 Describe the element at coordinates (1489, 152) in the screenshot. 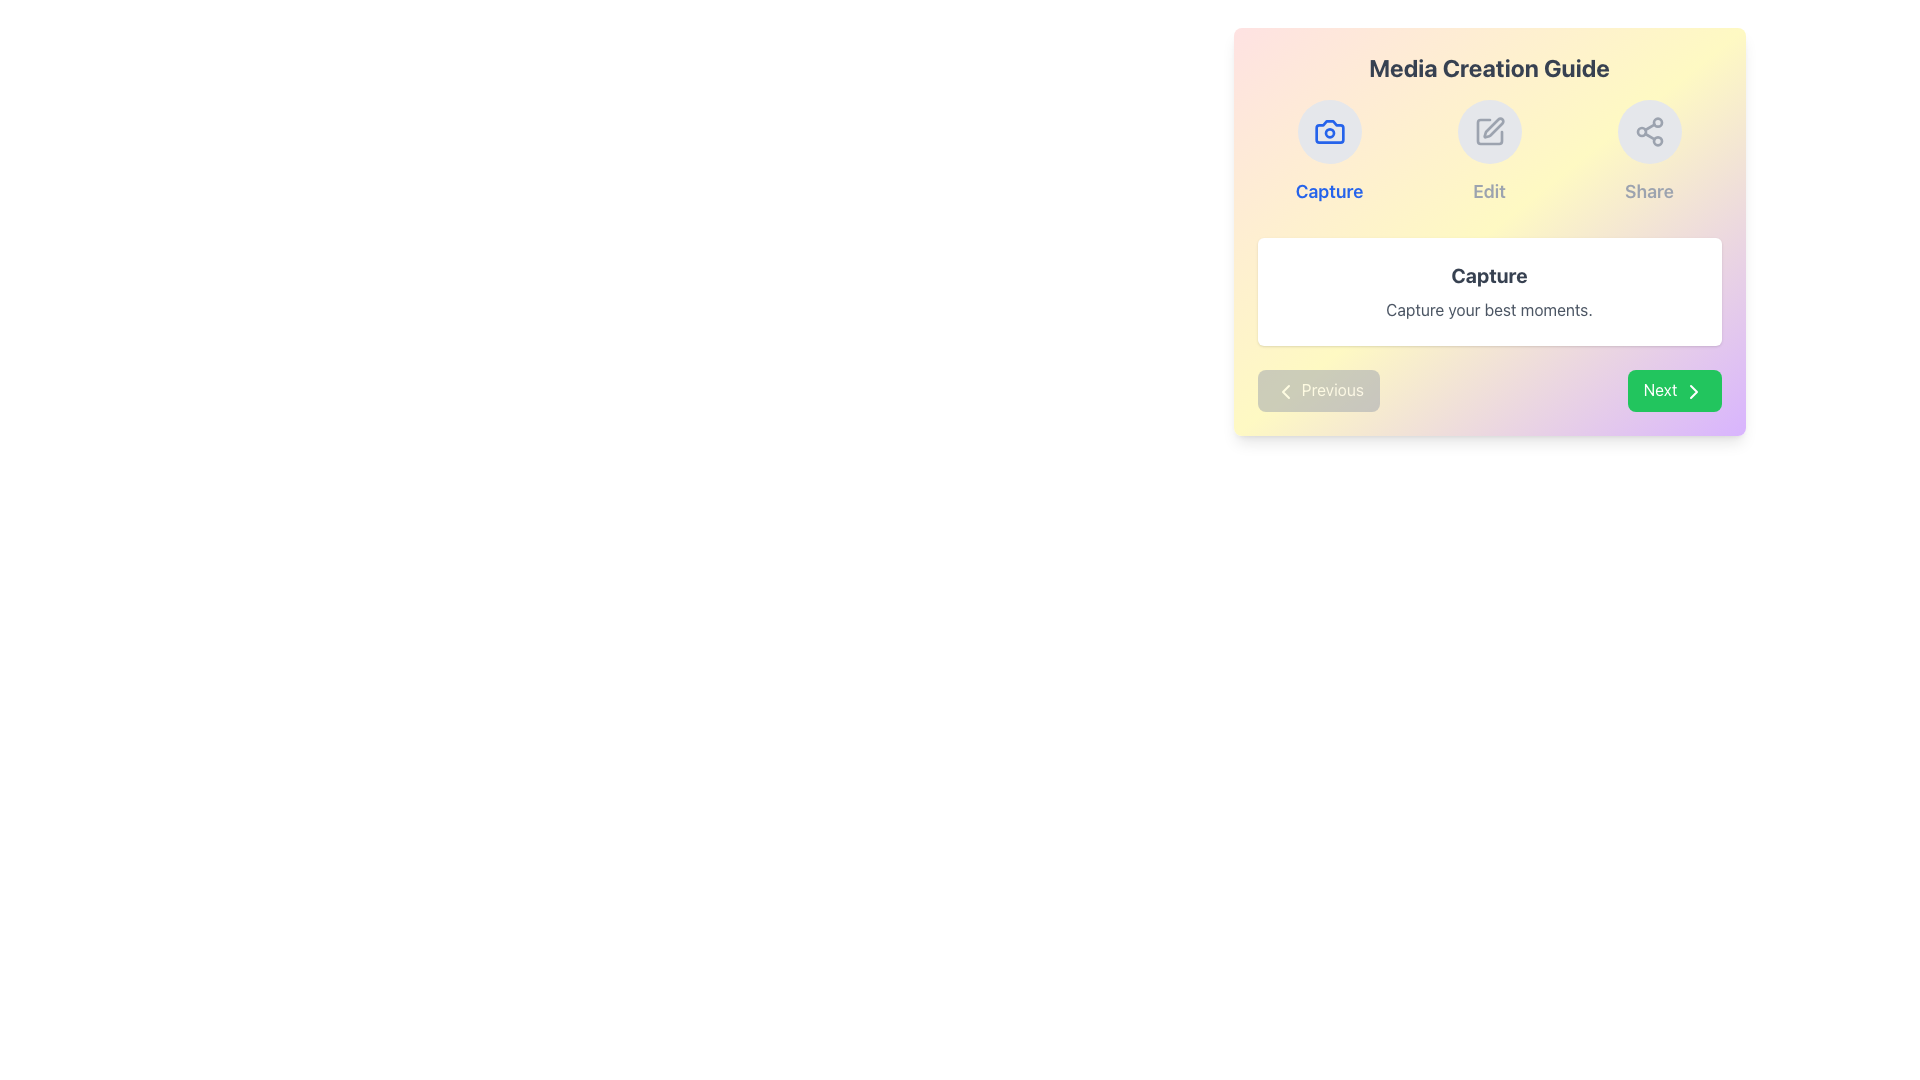

I see `the editing button located in the middle of the triple set under the 'Media Creation Guide' section, positioned between 'Capture' and 'Share'` at that location.